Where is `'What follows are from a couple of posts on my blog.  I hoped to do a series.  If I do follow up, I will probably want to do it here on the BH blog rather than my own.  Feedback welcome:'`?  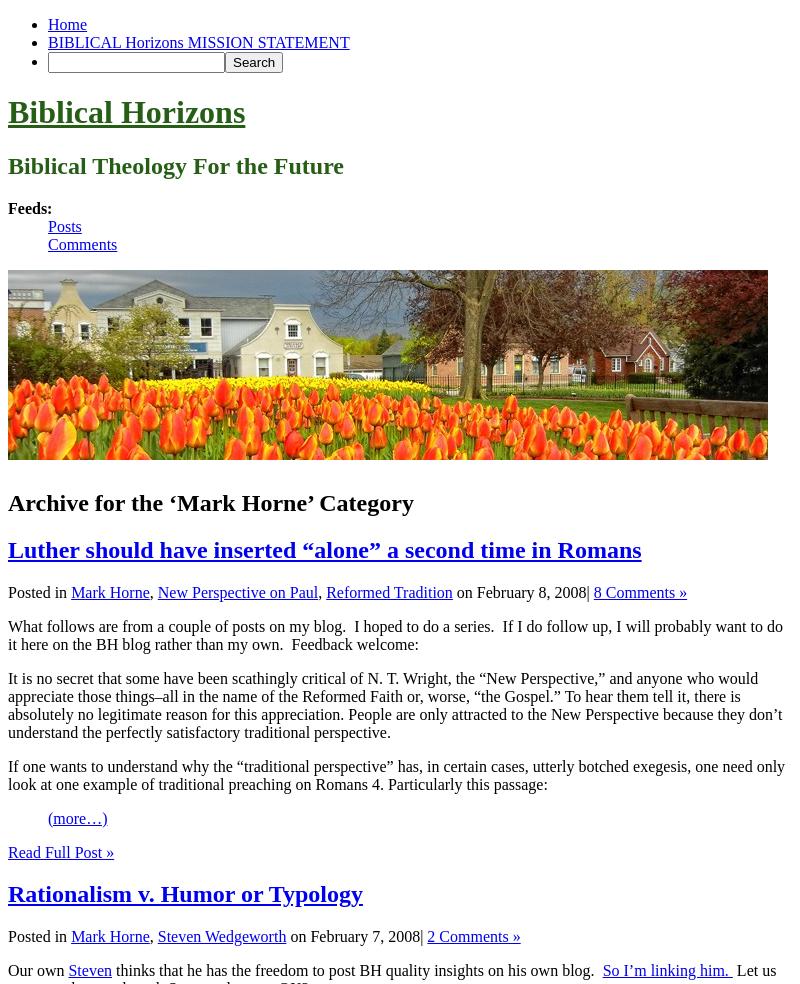
'What follows are from a couple of posts on my blog.  I hoped to do a series.  If I do follow up, I will probably want to do it here on the BH blog rather than my own.  Feedback welcome:' is located at coordinates (8, 634).